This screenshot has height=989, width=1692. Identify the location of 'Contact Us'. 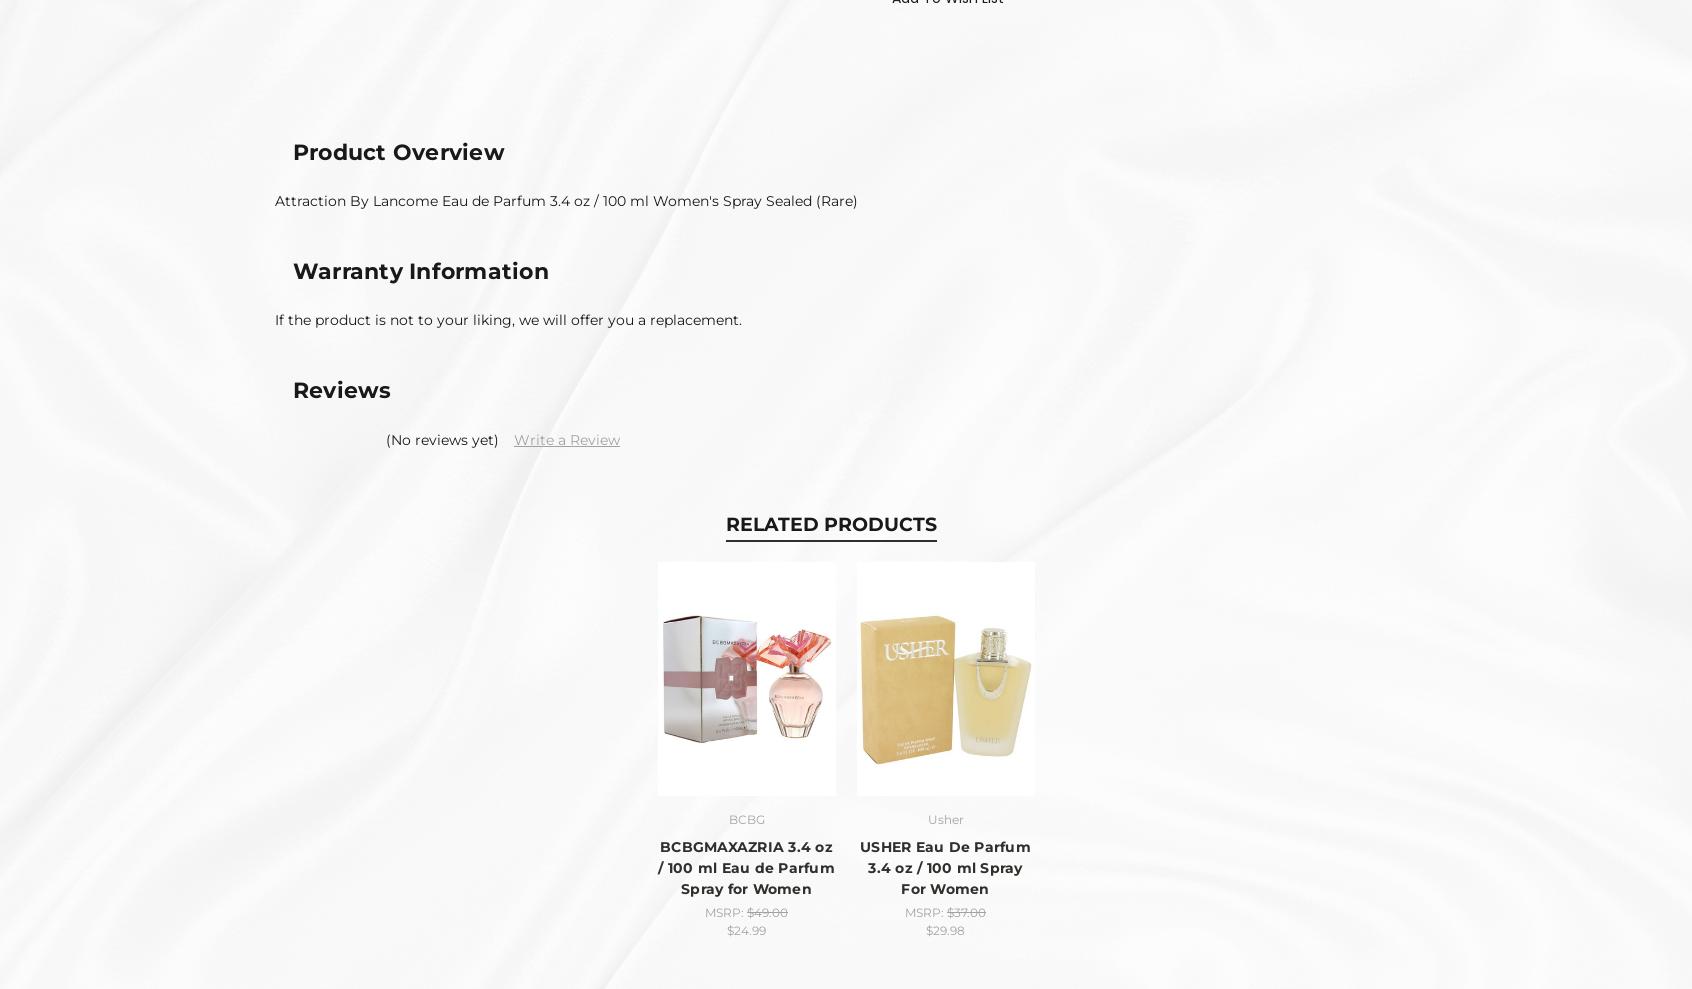
(300, 665).